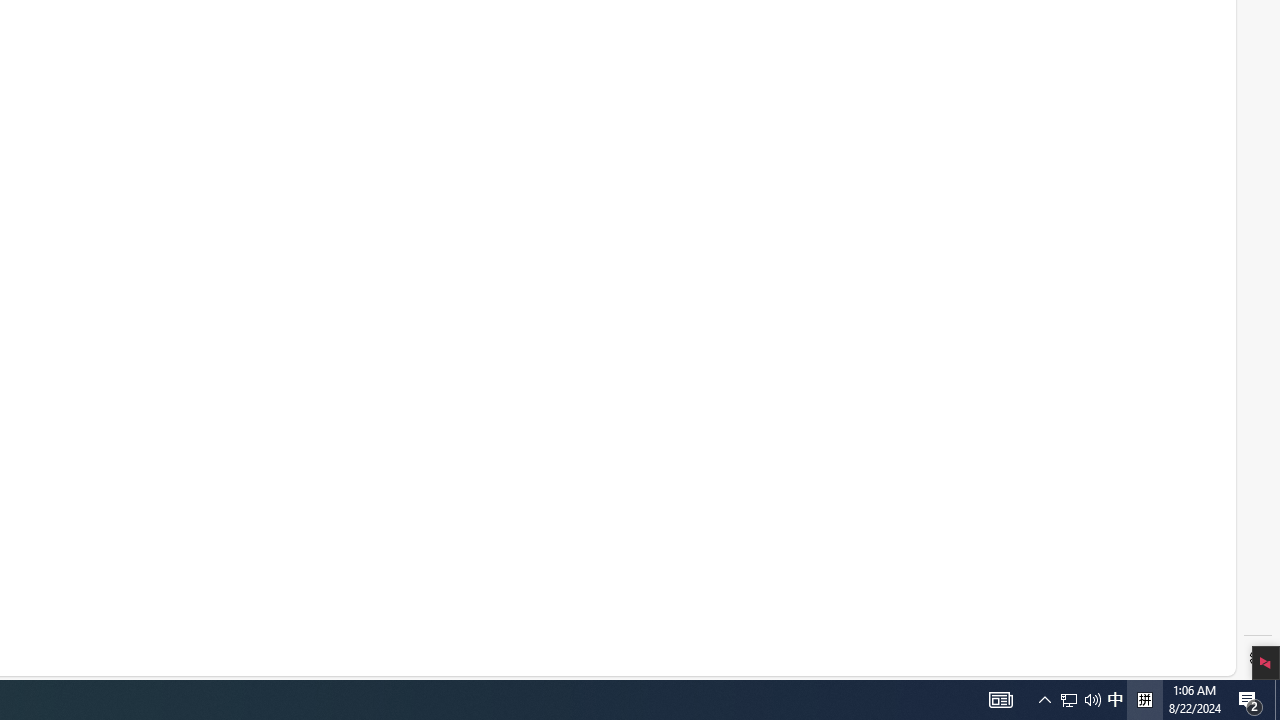  What do you see at coordinates (1257, 658) in the screenshot?
I see `'Settings'` at bounding box center [1257, 658].